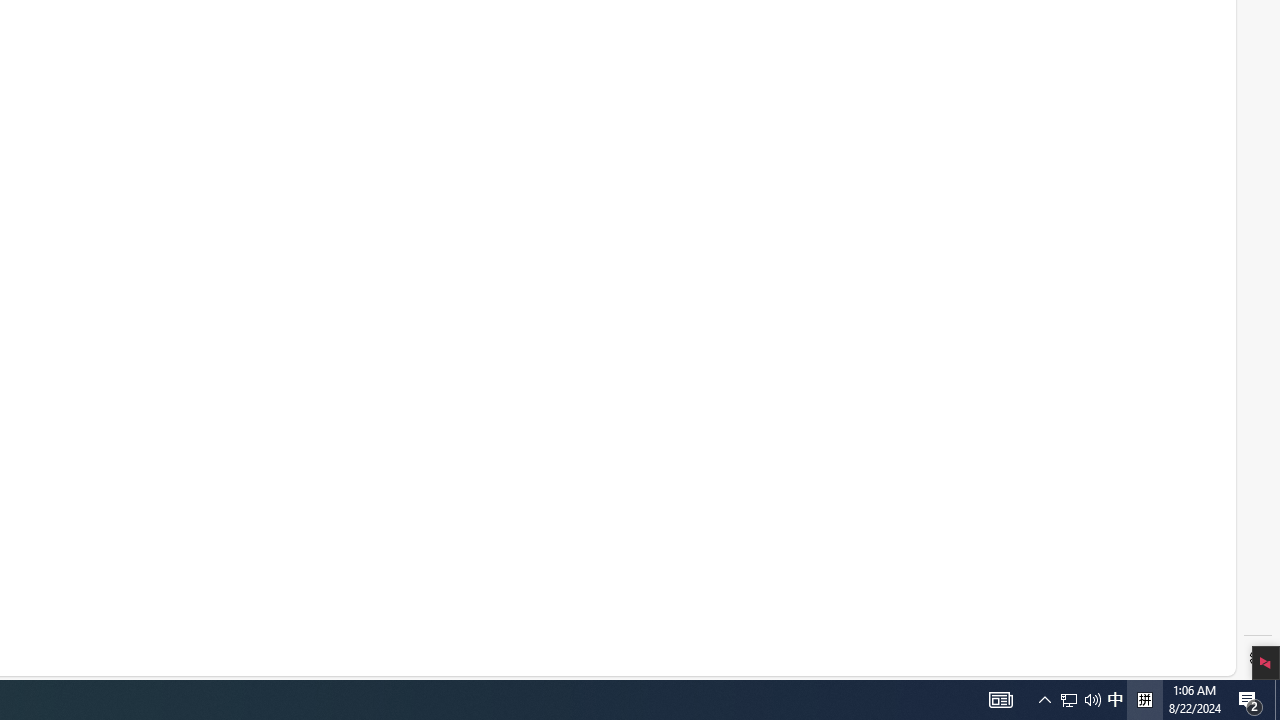  What do you see at coordinates (1257, 658) in the screenshot?
I see `'Settings'` at bounding box center [1257, 658].